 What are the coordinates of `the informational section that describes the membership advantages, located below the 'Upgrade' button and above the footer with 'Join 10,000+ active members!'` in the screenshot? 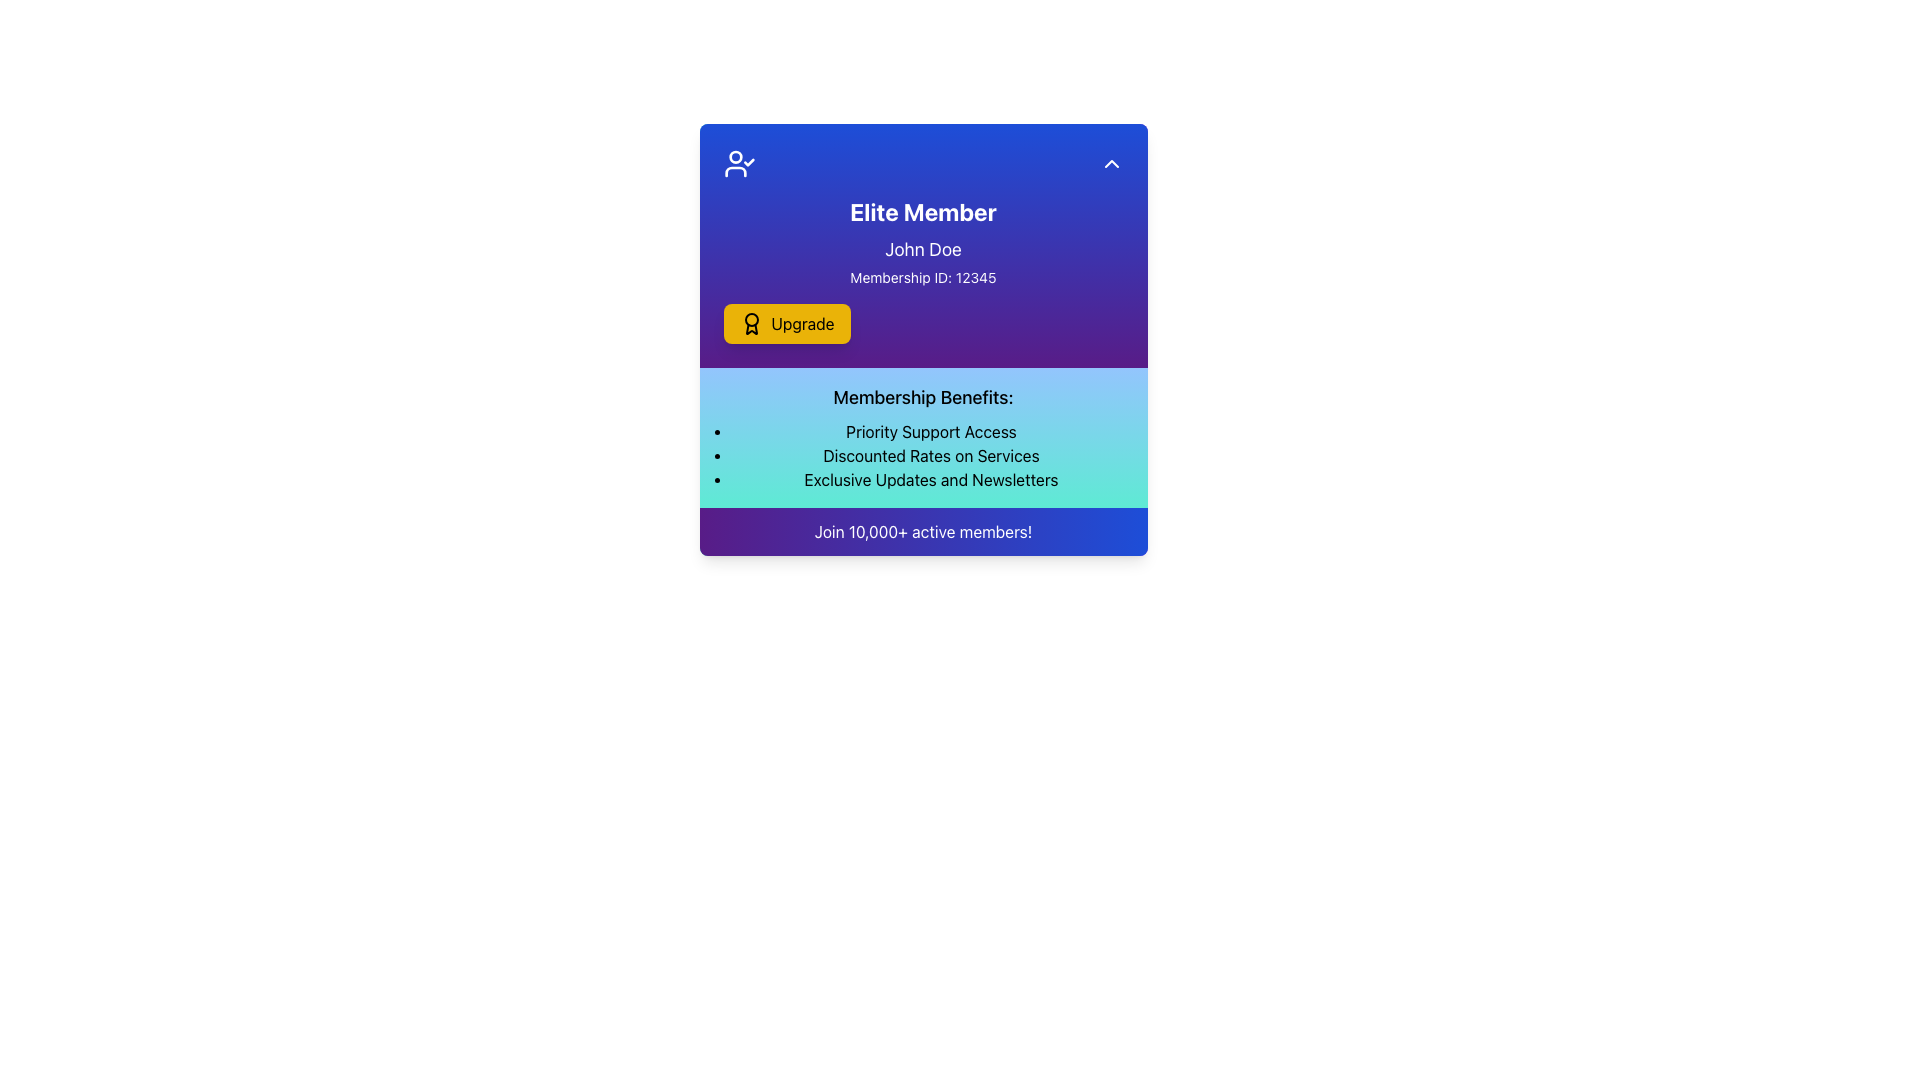 It's located at (922, 437).